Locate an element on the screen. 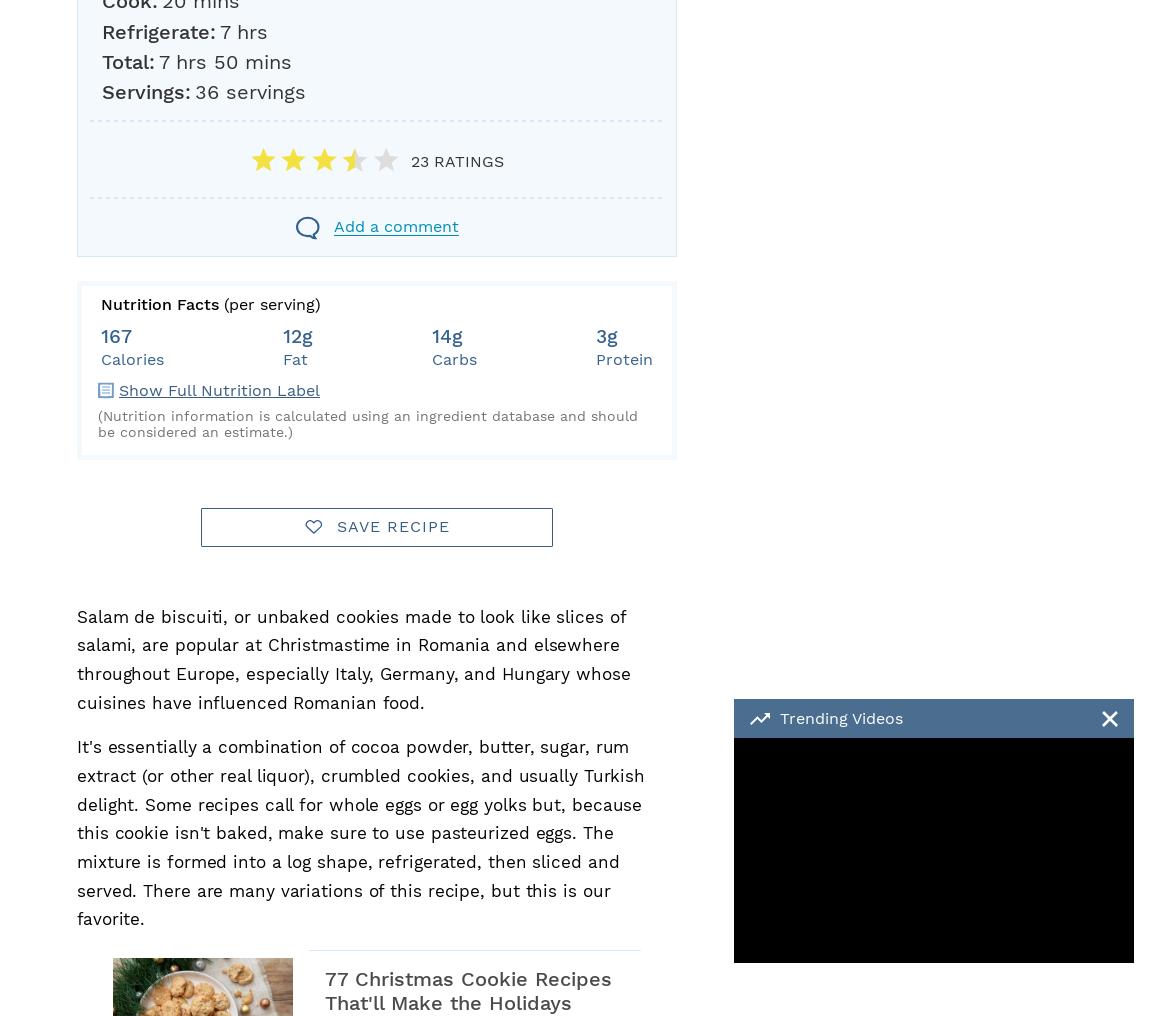  'Fat' is located at coordinates (295, 359).